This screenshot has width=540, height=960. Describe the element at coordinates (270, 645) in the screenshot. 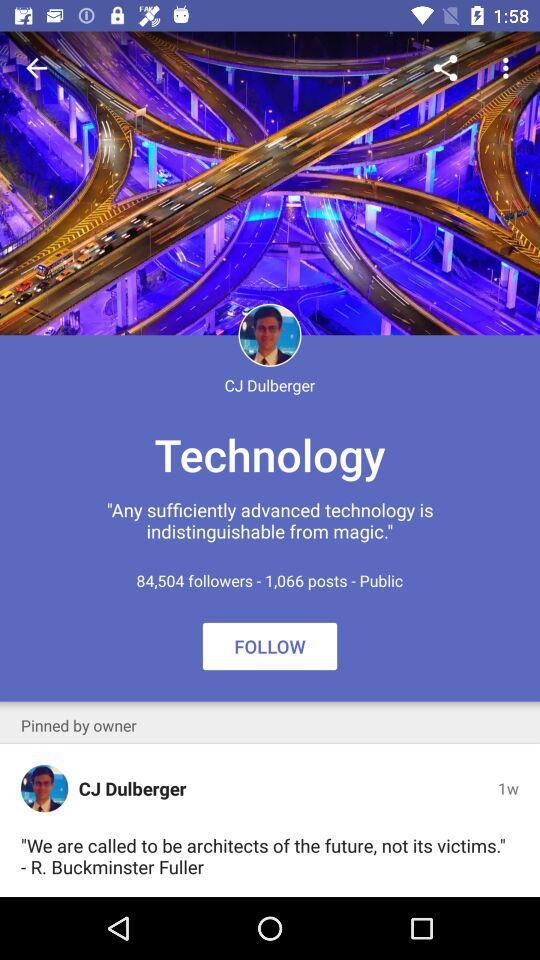

I see `the follow` at that location.